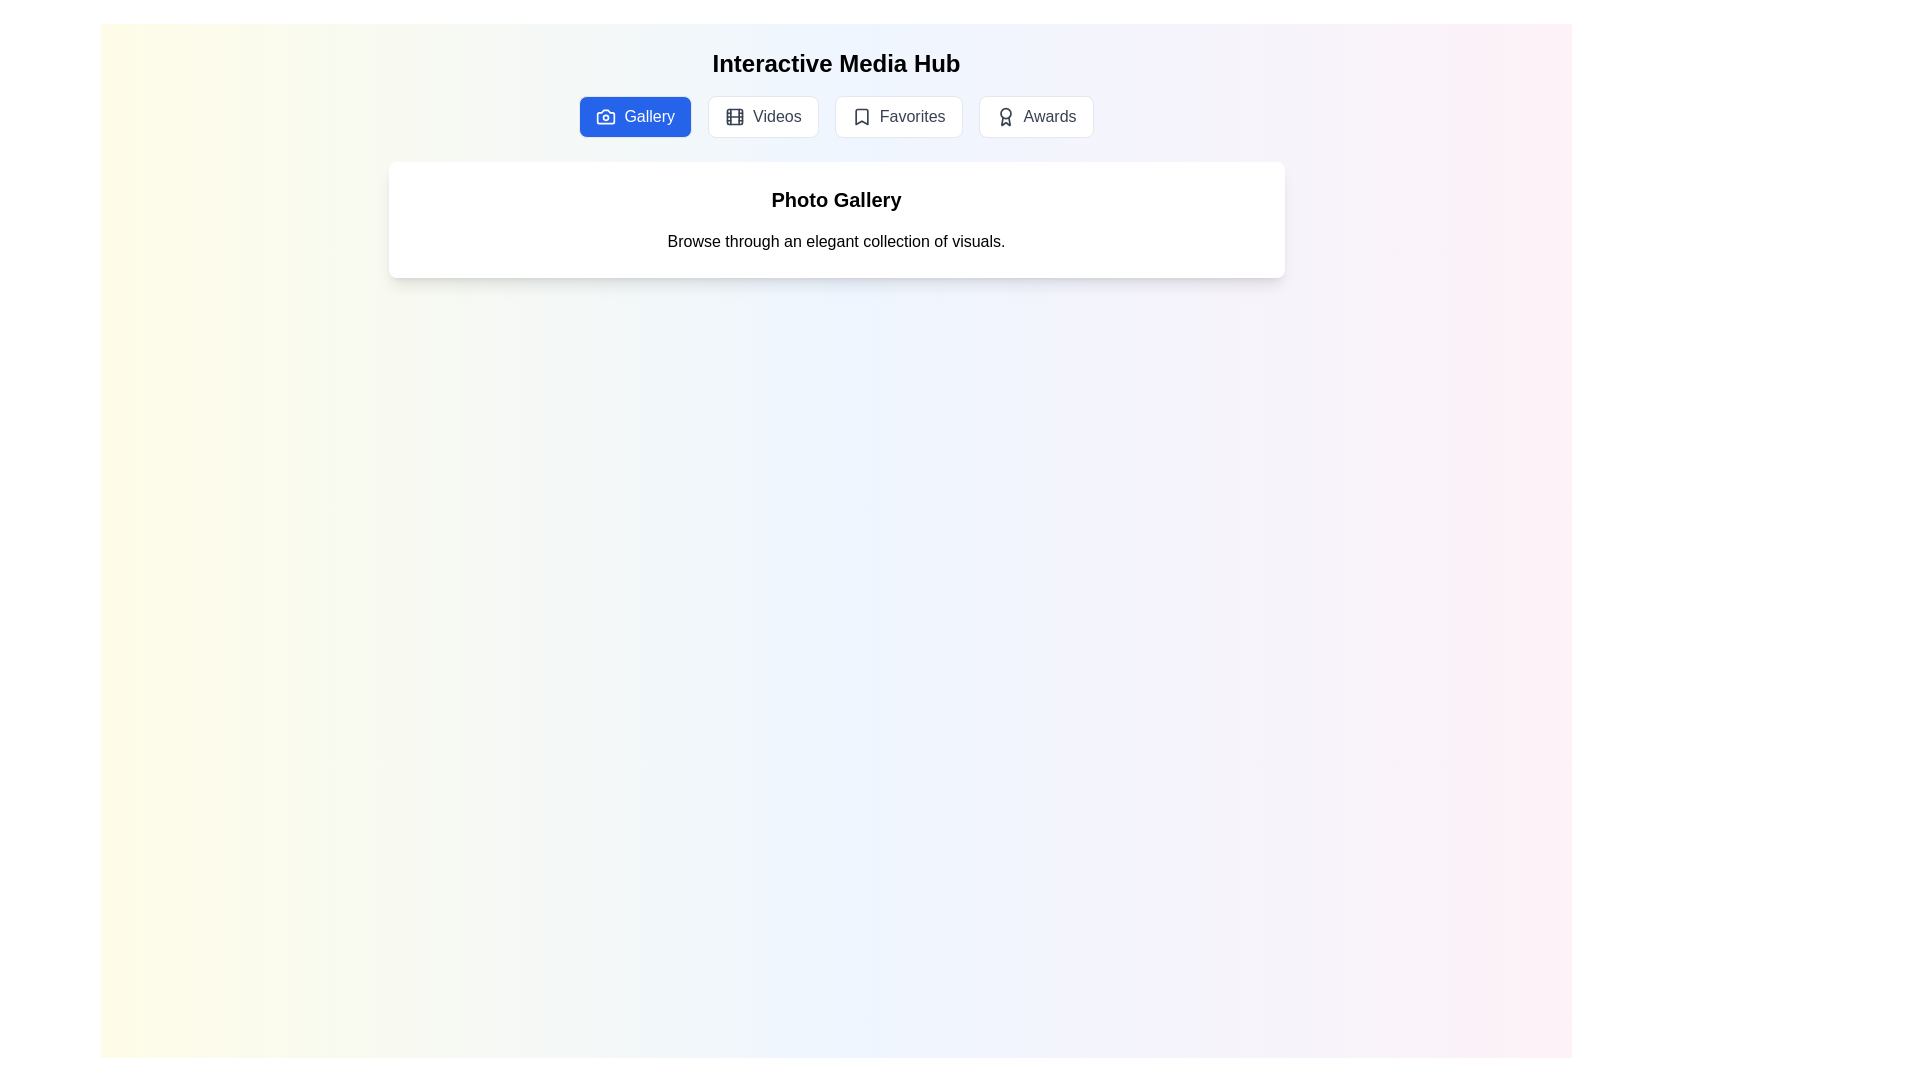 The height and width of the screenshot is (1080, 1920). I want to click on the third button in the horizontal menu bar at the top center of the layout, so click(897, 116).